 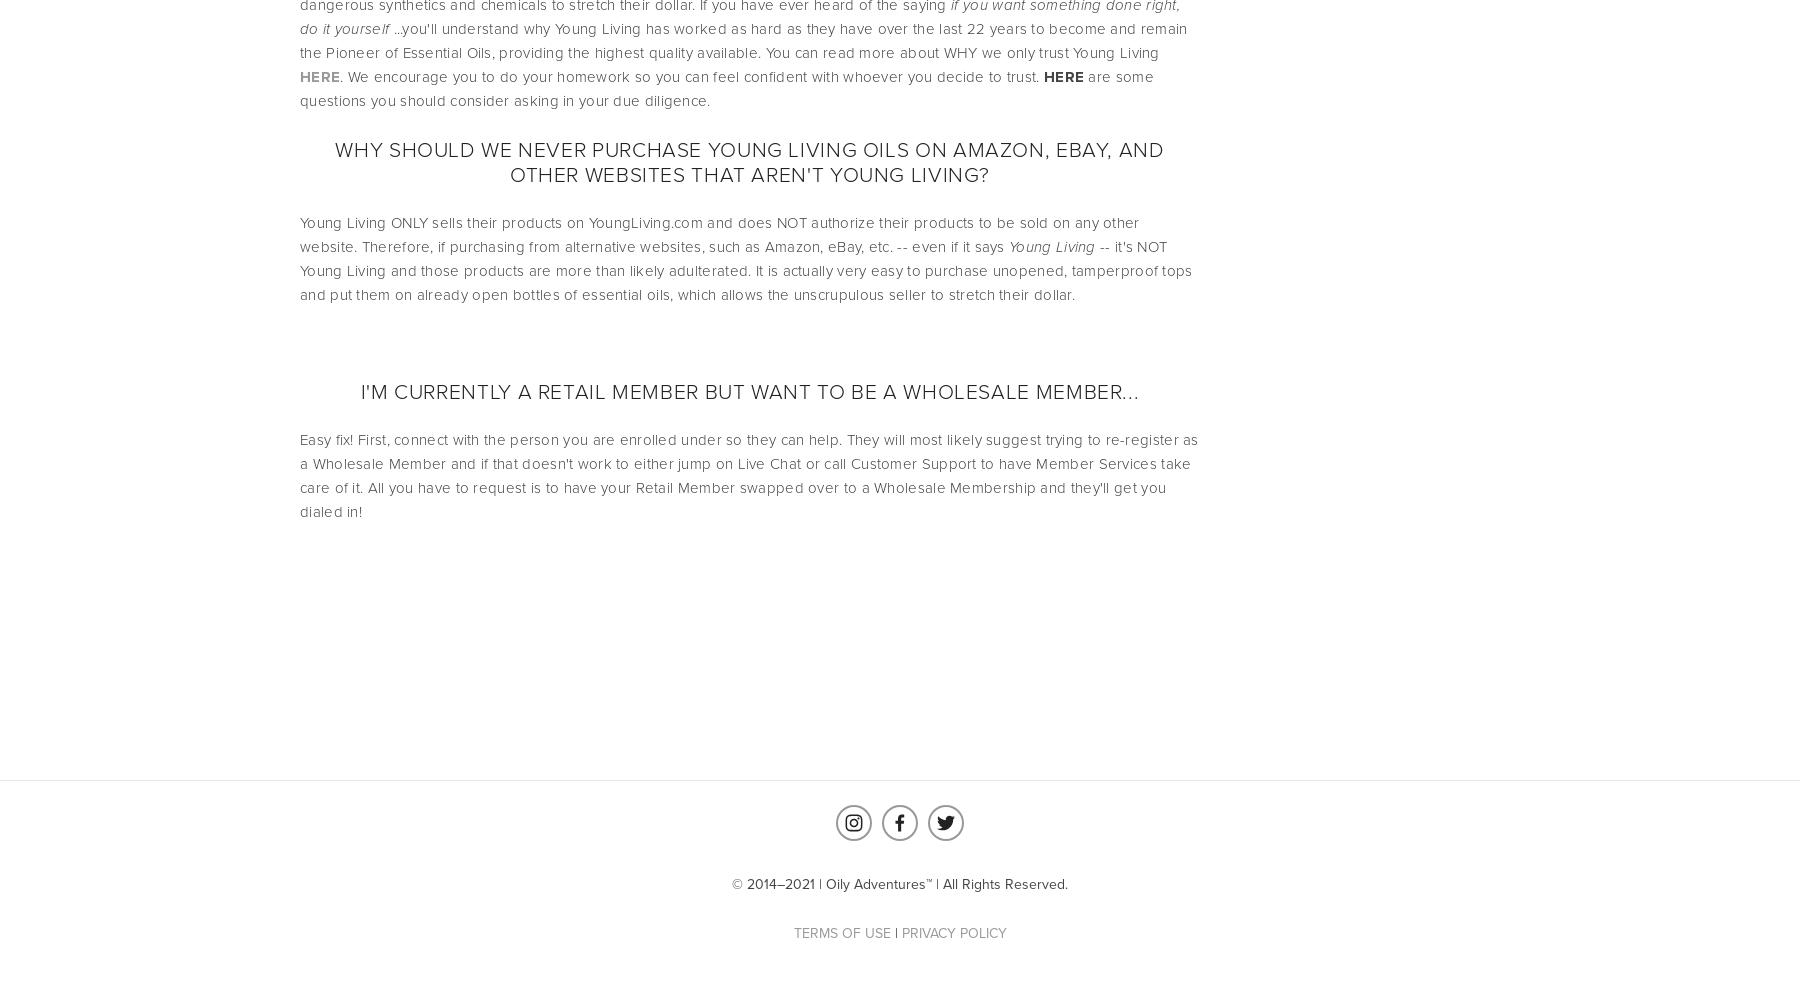 I want to click on 'are some questions you should consider asking in your due diligence.', so click(x=728, y=86).